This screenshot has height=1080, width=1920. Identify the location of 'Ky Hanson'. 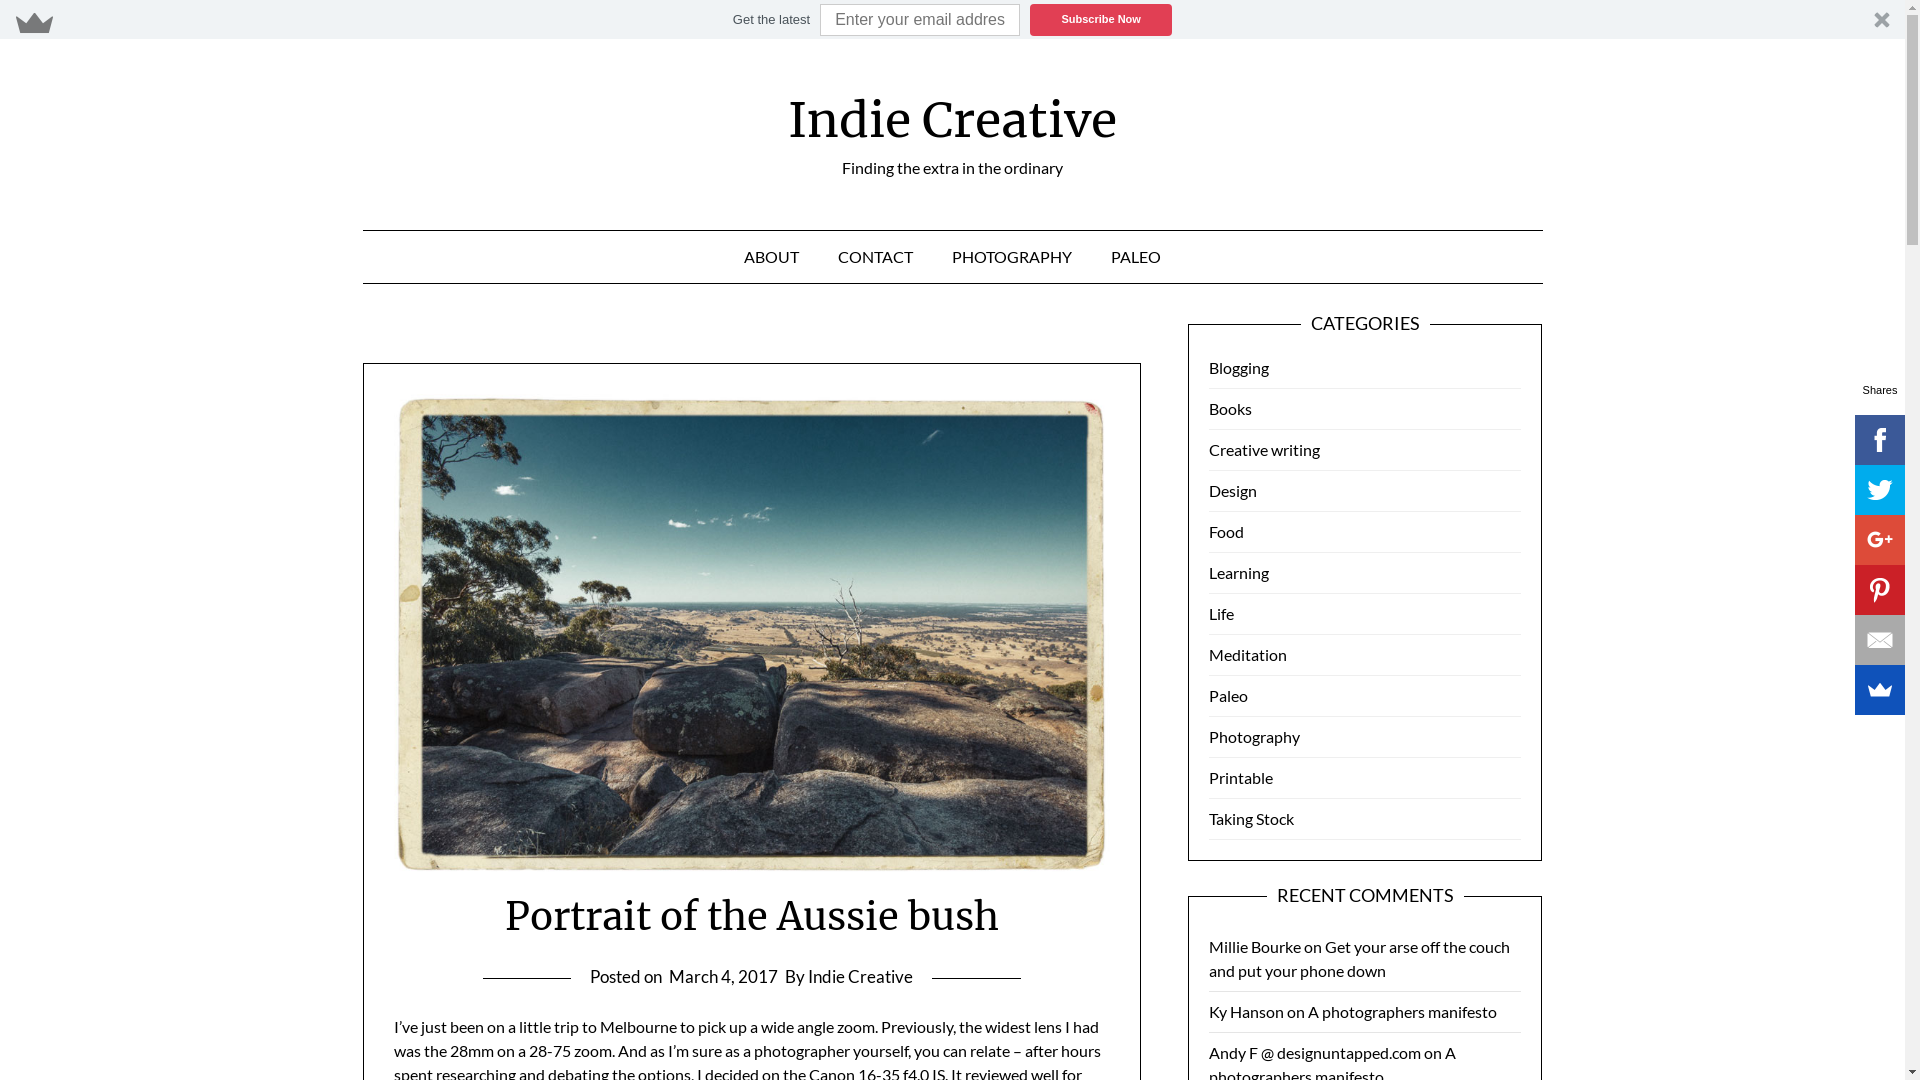
(1245, 1011).